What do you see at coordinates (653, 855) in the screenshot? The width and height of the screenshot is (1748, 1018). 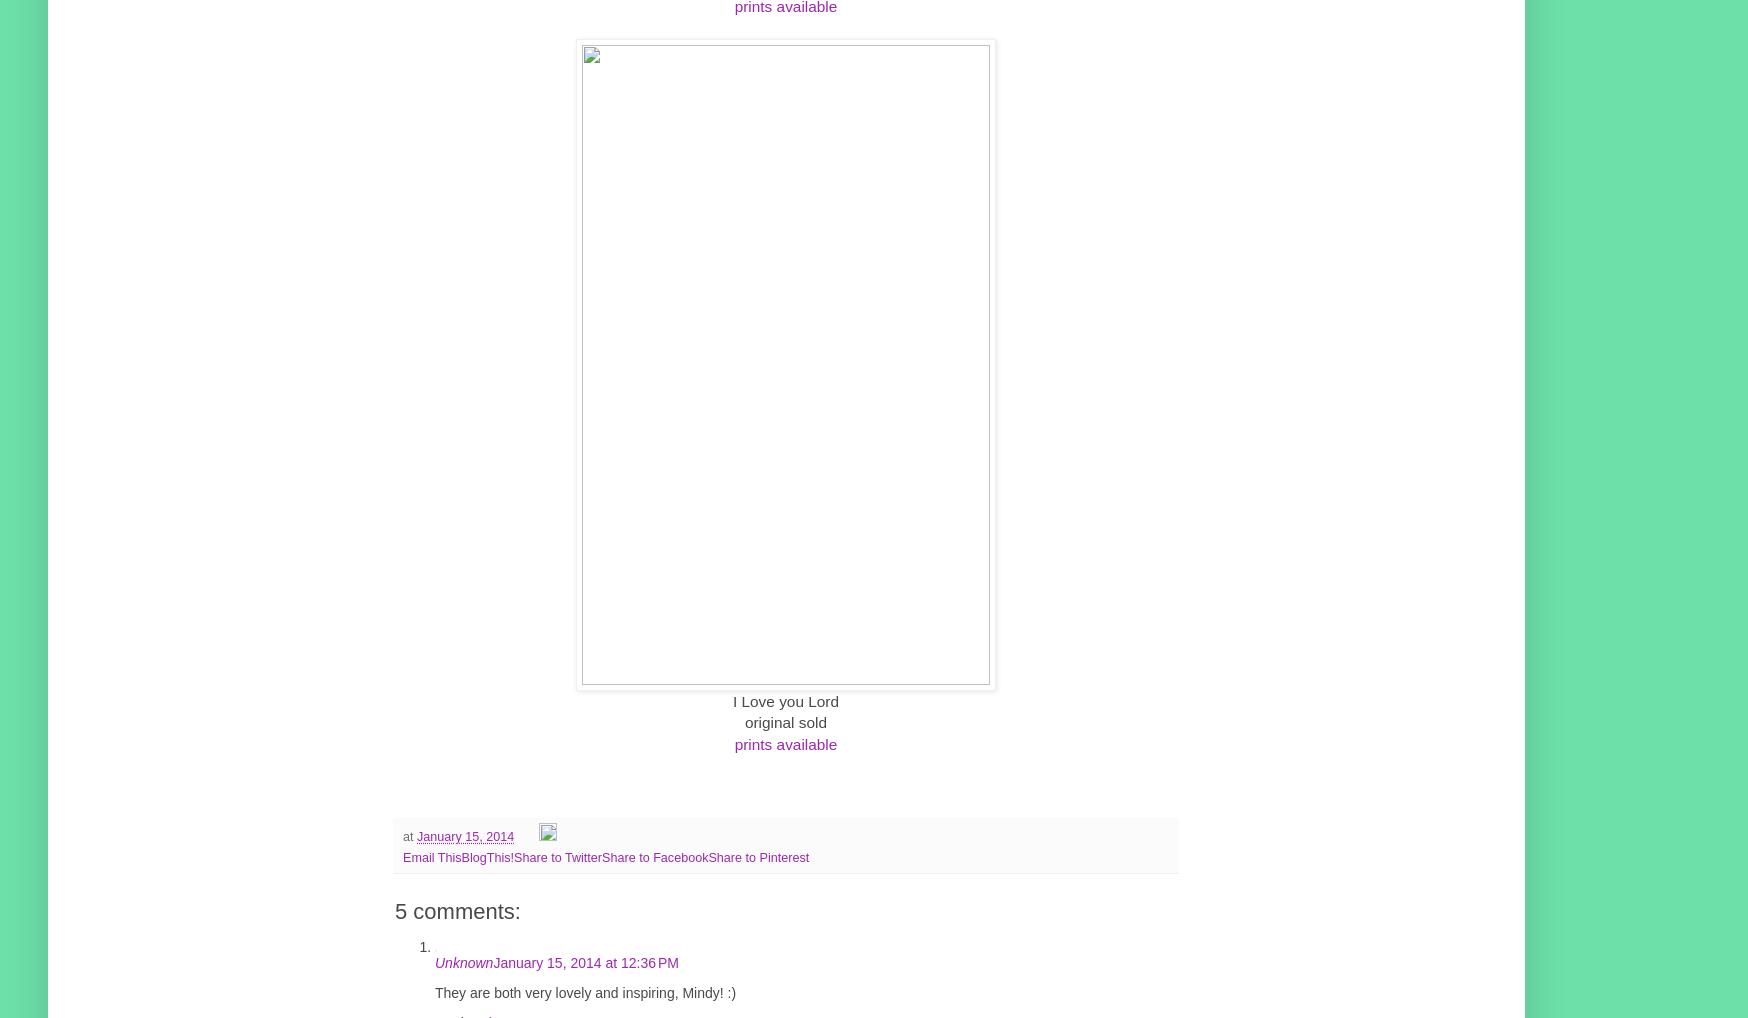 I see `'Share to Facebook'` at bounding box center [653, 855].